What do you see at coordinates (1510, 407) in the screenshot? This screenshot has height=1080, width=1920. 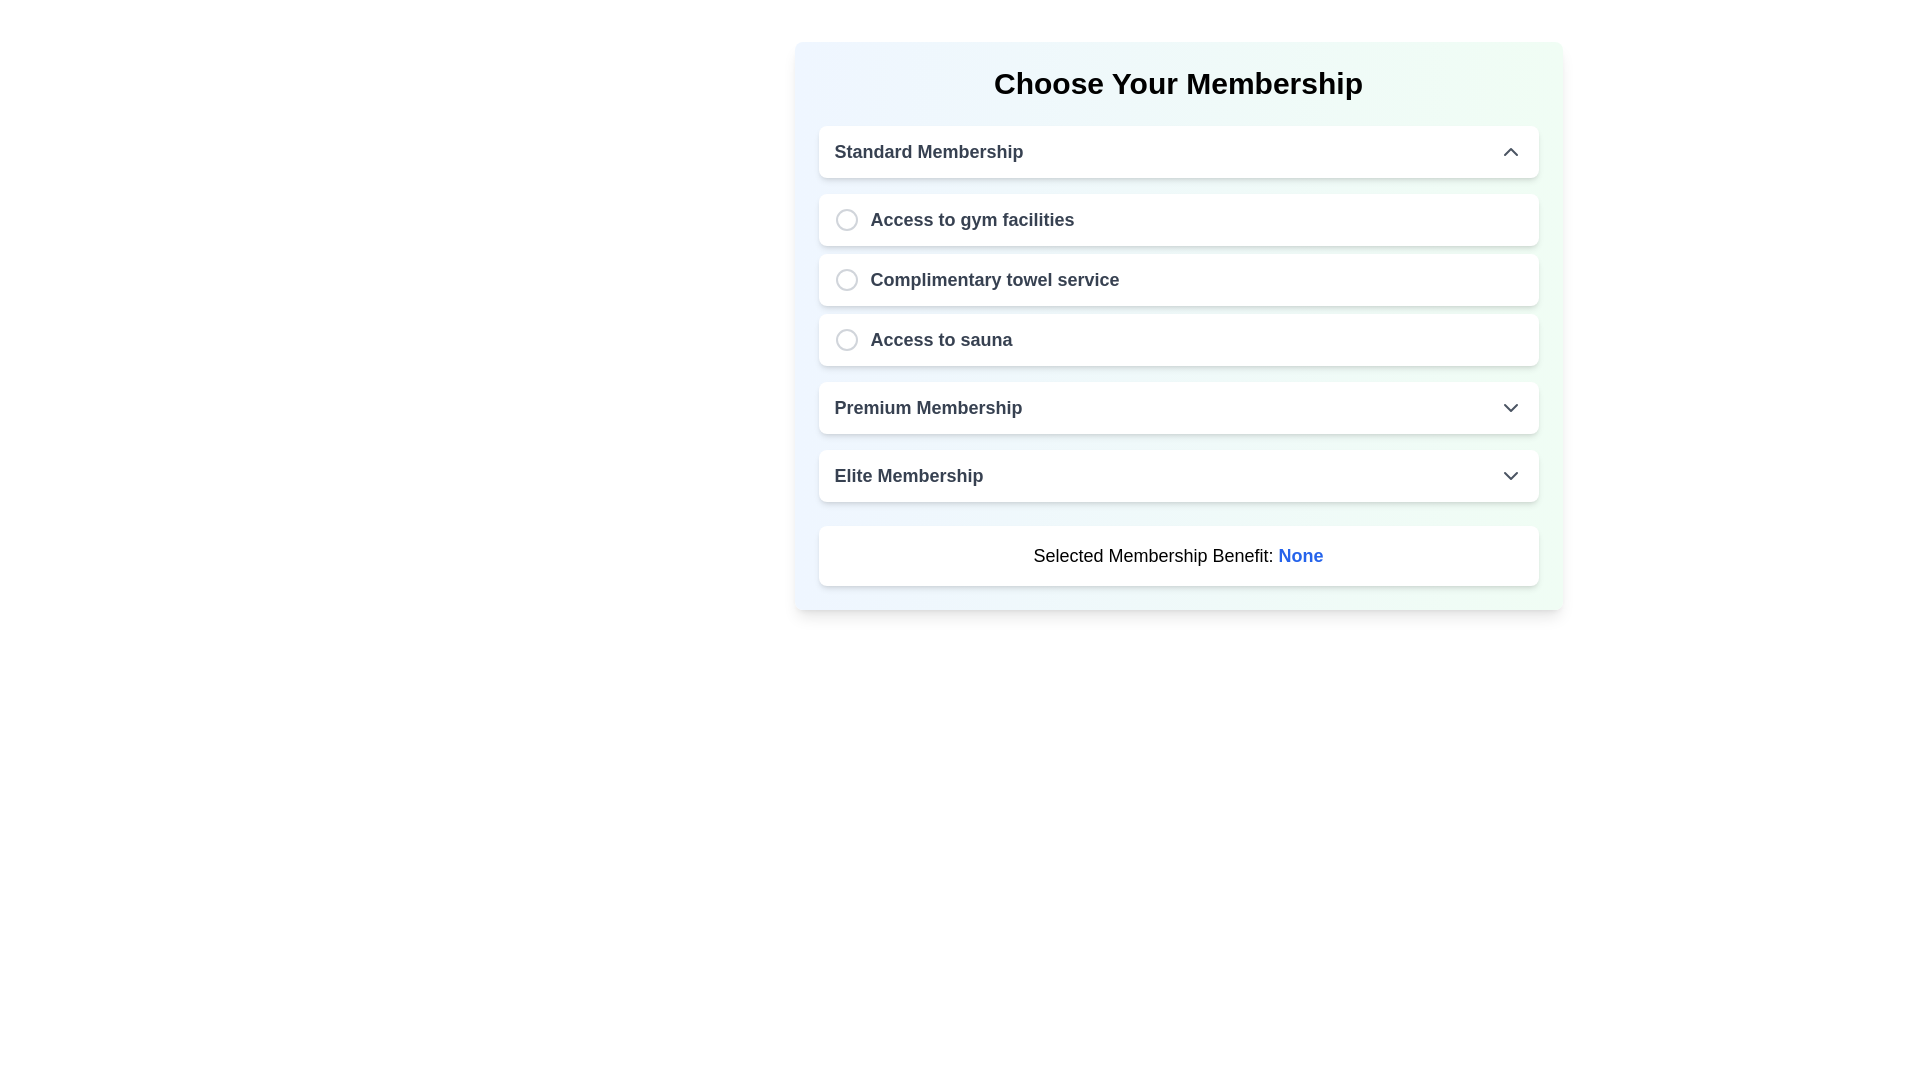 I see `the chevron icon located on the right-hand side of the 'Premium Membership' section` at bounding box center [1510, 407].